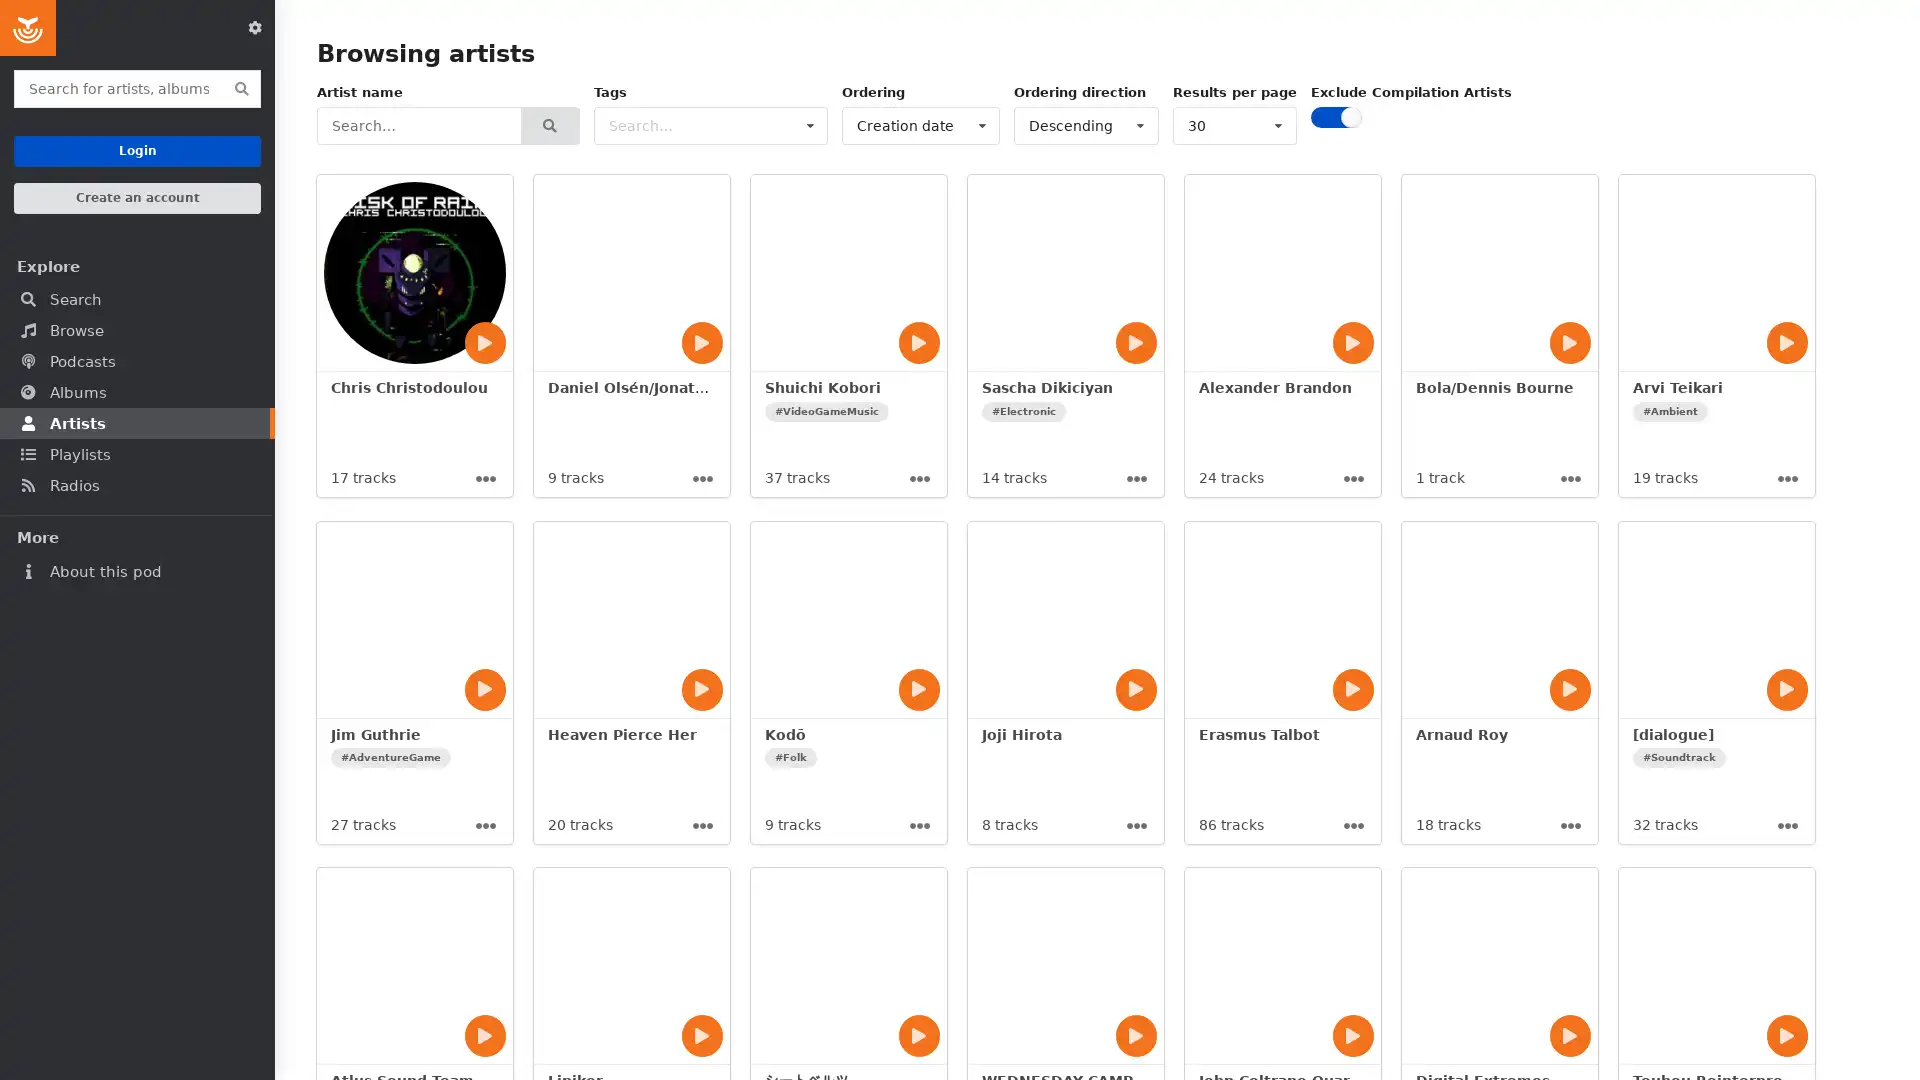  I want to click on Play artist, so click(917, 342).